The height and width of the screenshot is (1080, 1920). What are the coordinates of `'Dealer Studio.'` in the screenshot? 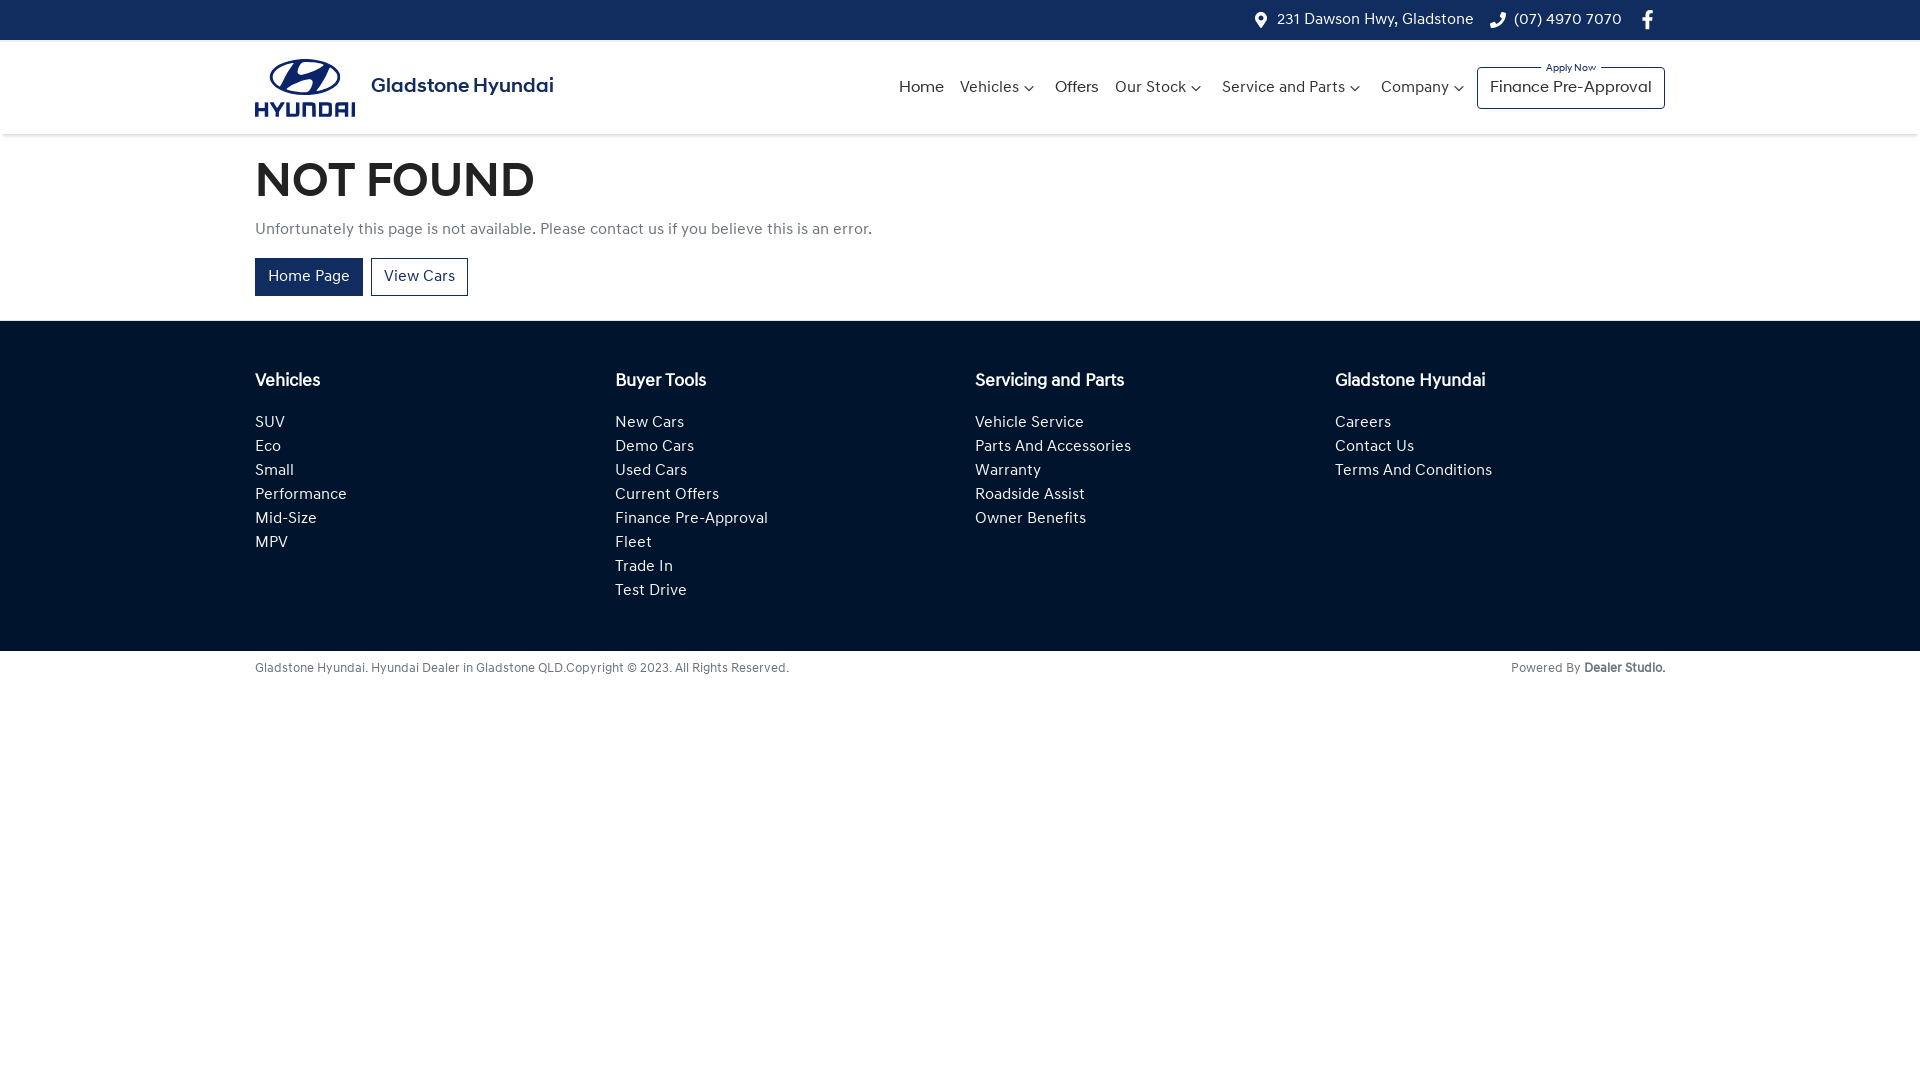 It's located at (1624, 668).